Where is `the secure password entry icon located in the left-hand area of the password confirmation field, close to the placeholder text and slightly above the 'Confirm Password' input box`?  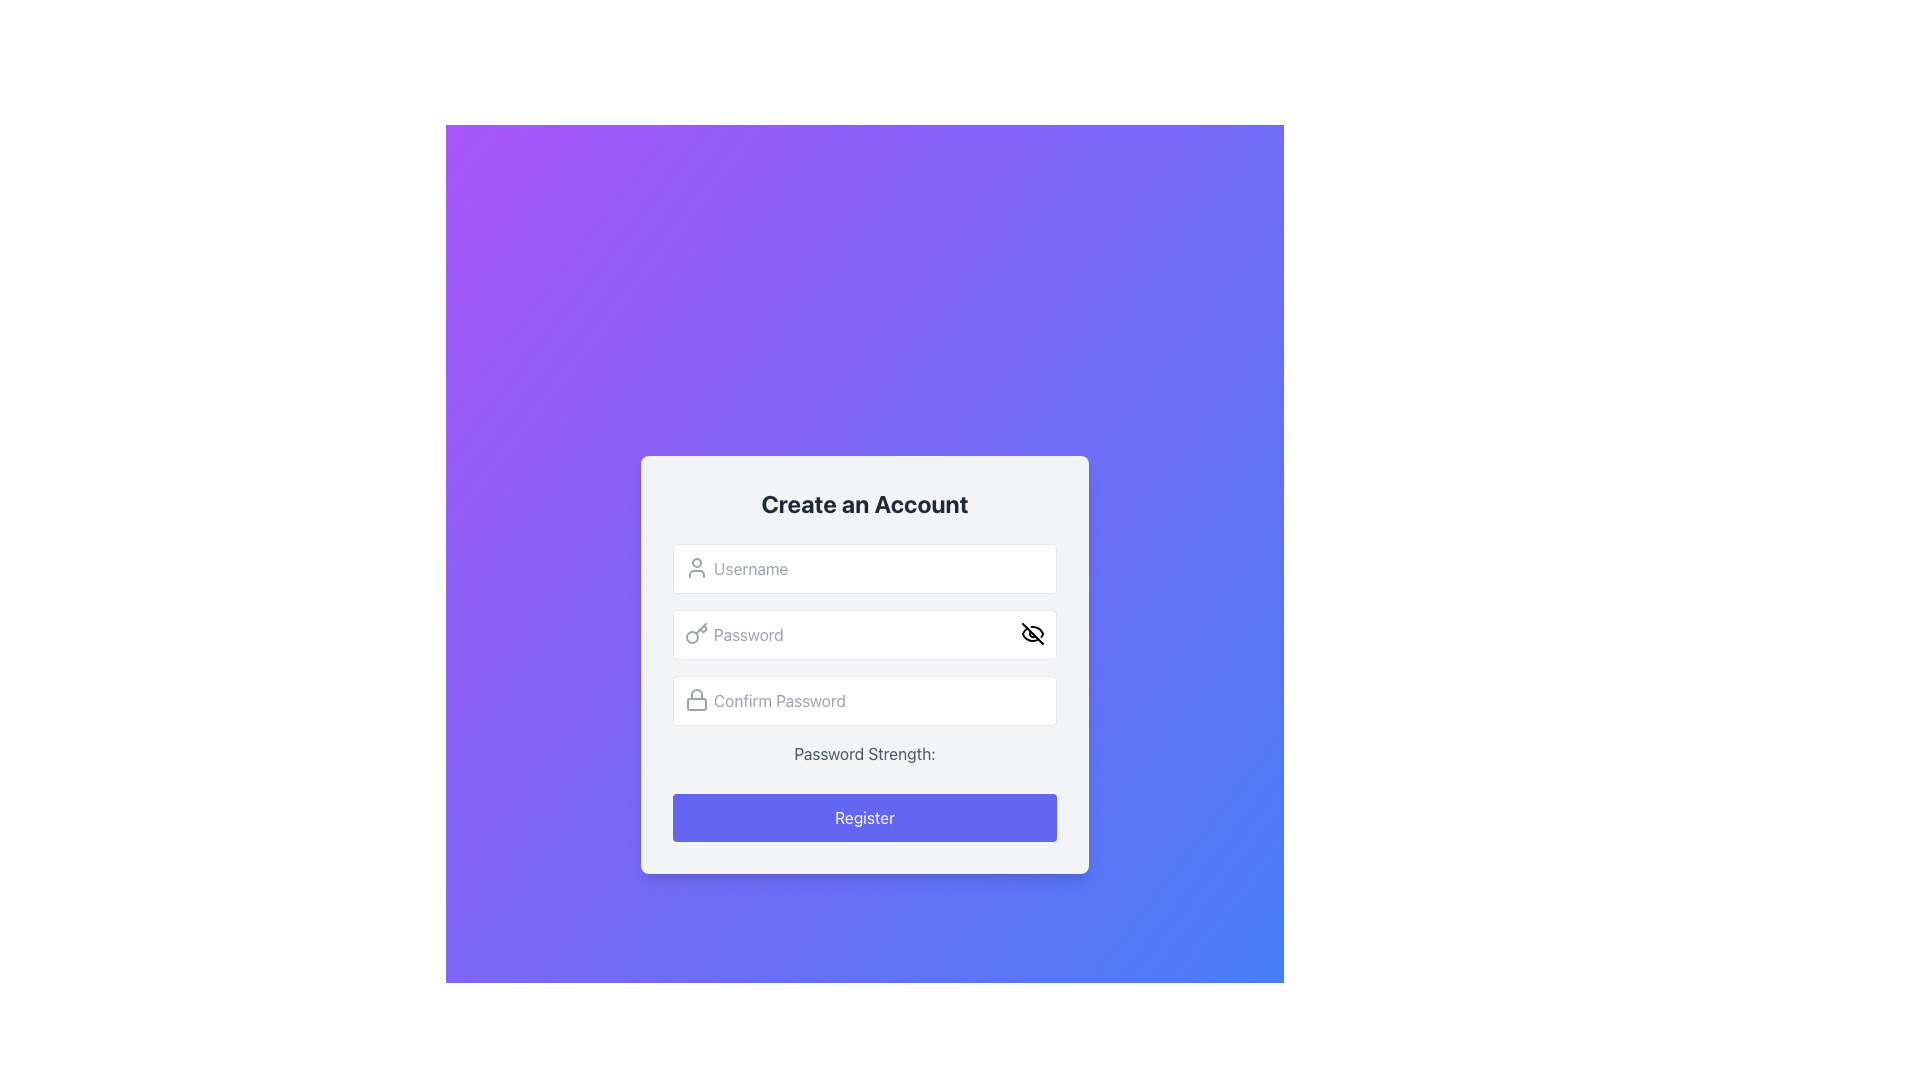 the secure password entry icon located in the left-hand area of the password confirmation field, close to the placeholder text and slightly above the 'Confirm Password' input box is located at coordinates (696, 698).